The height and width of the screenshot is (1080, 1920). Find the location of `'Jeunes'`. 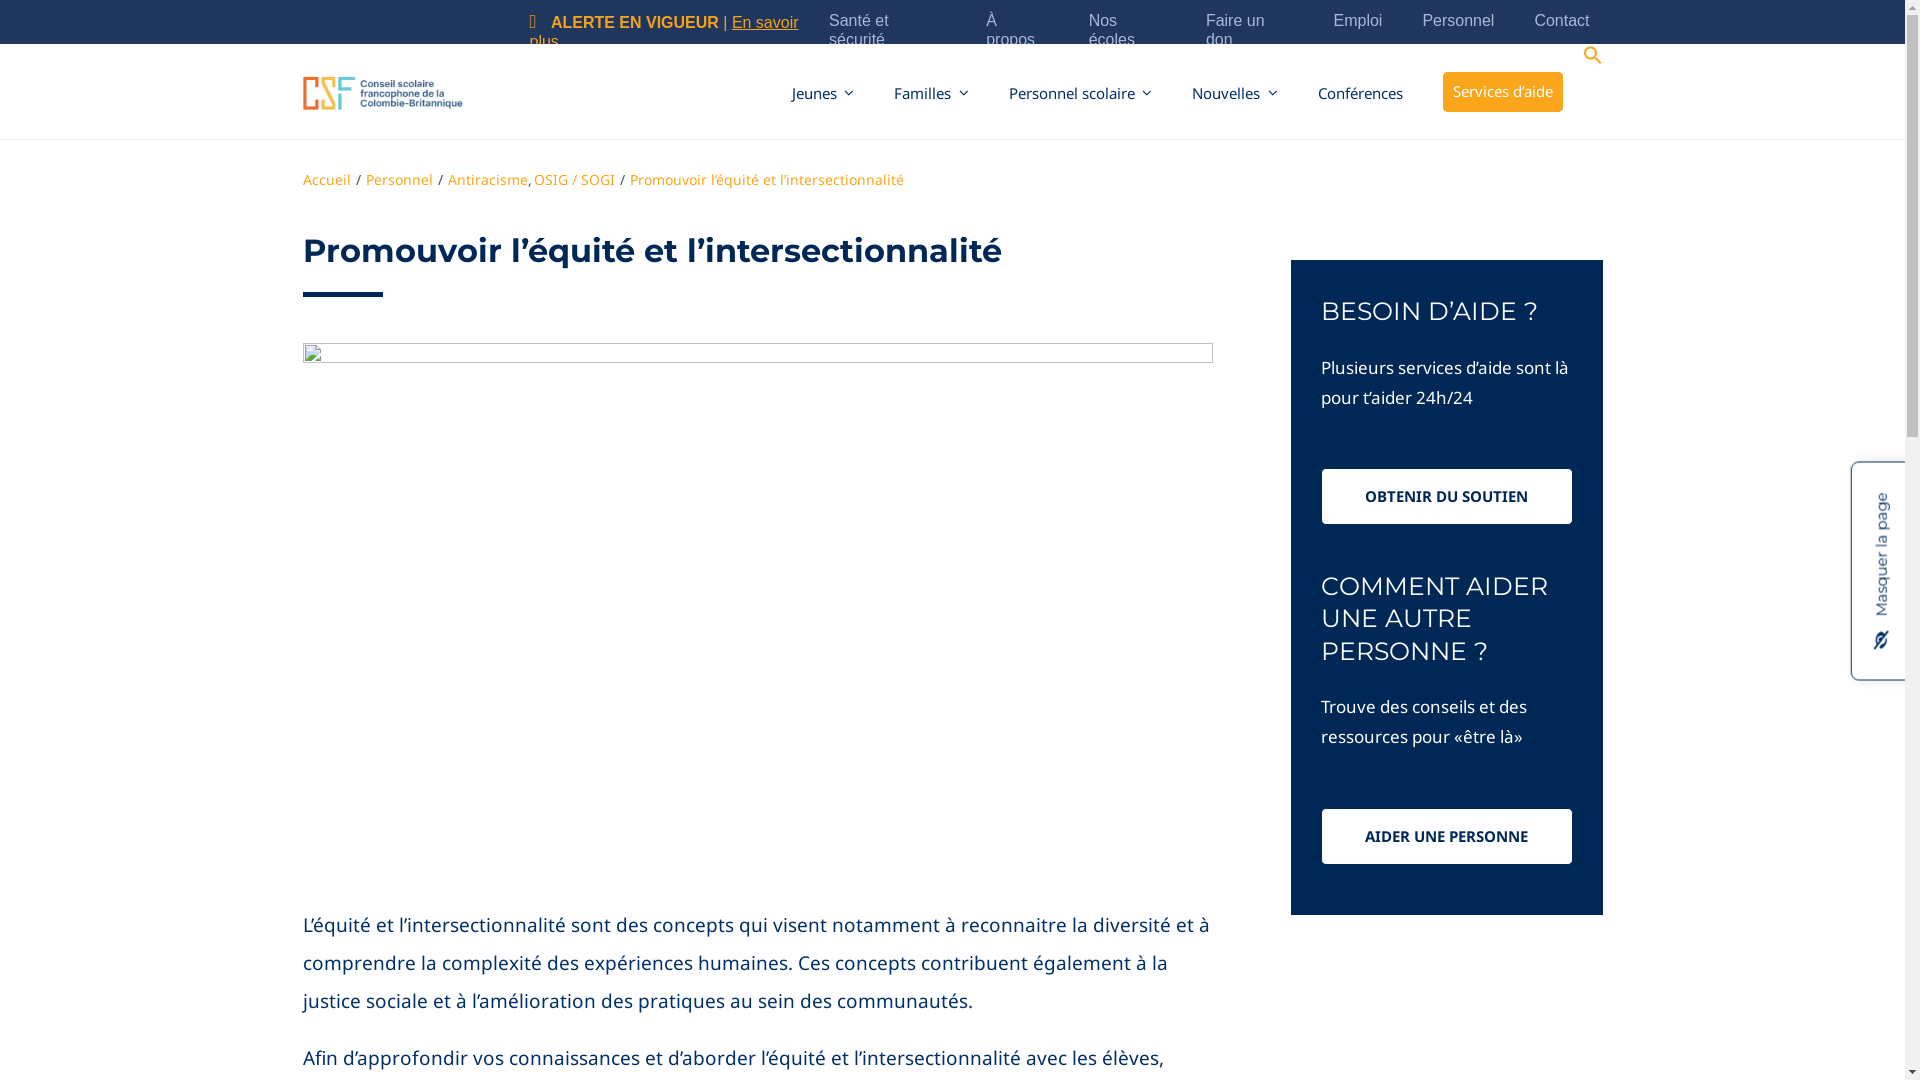

'Jeunes' is located at coordinates (823, 91).